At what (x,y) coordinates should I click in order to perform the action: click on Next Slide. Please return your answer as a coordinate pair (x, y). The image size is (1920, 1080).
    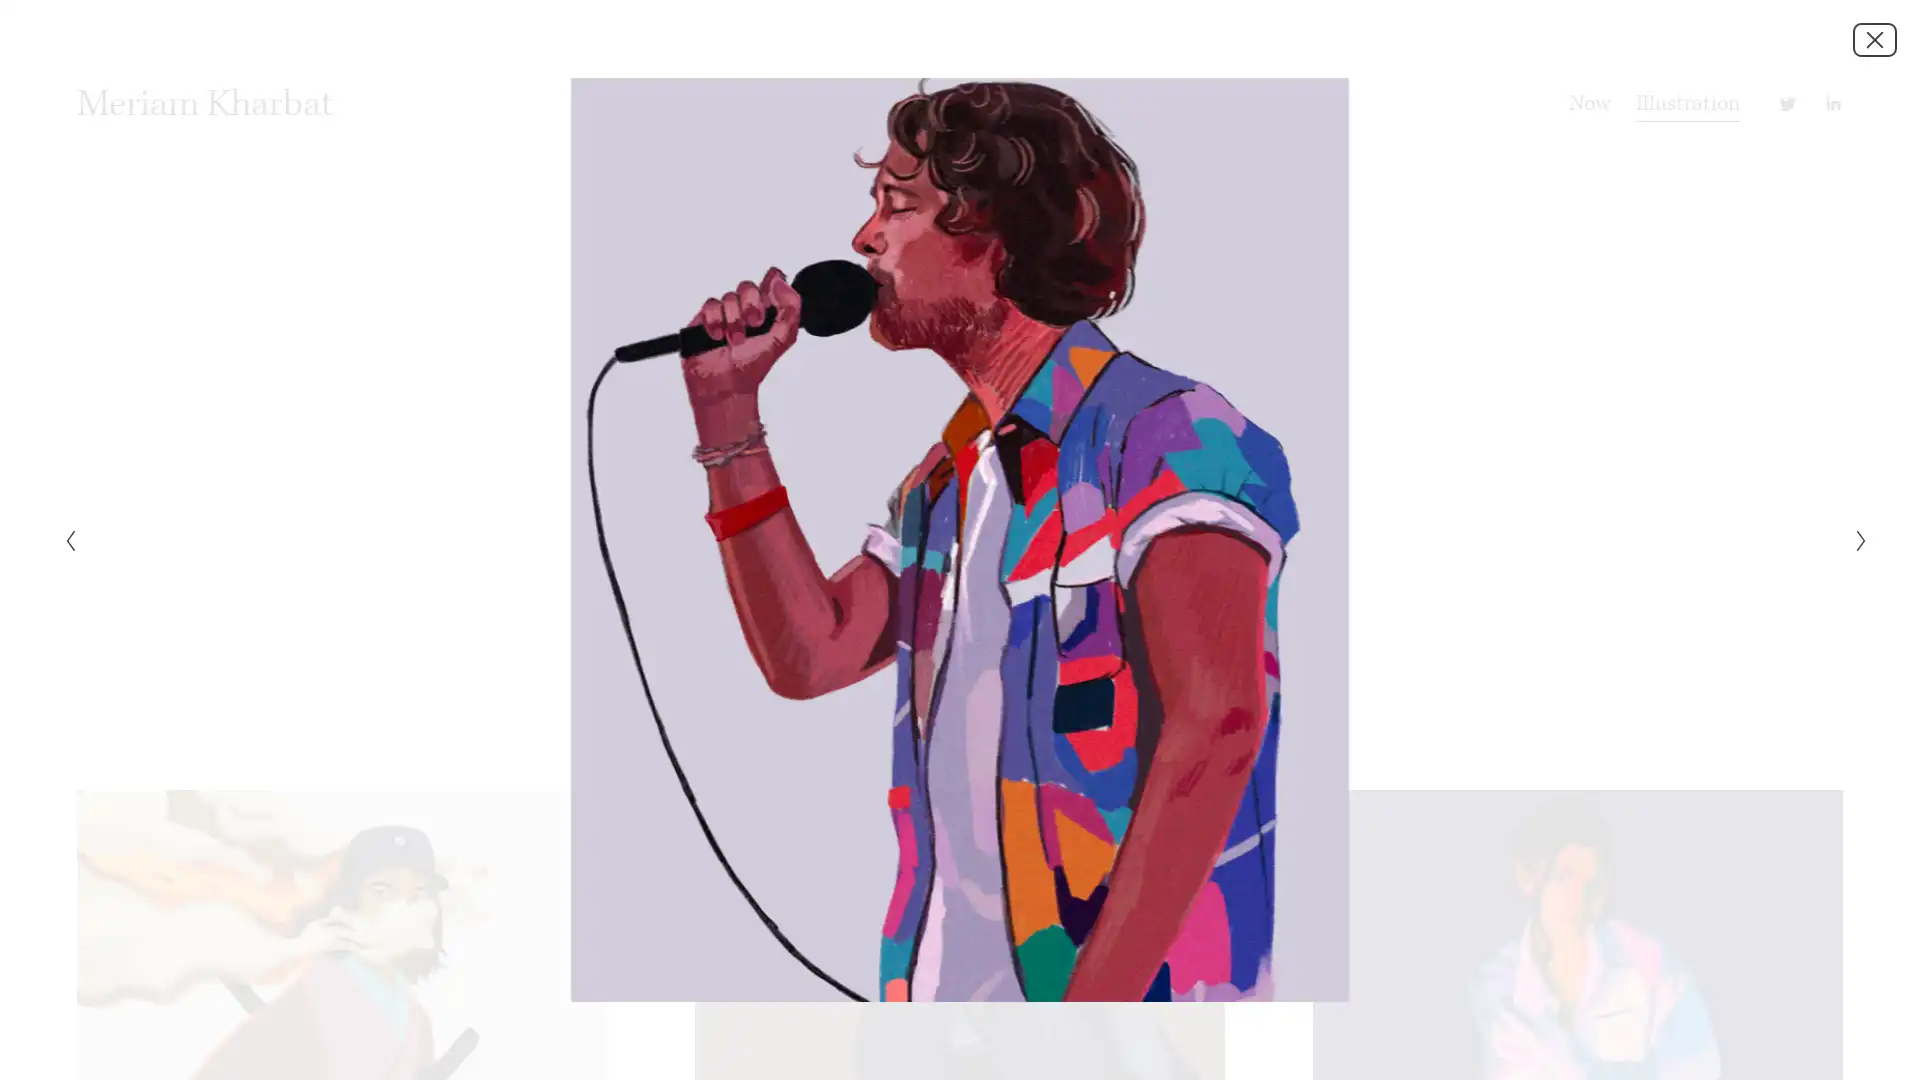
    Looking at the image, I should click on (1854, 540).